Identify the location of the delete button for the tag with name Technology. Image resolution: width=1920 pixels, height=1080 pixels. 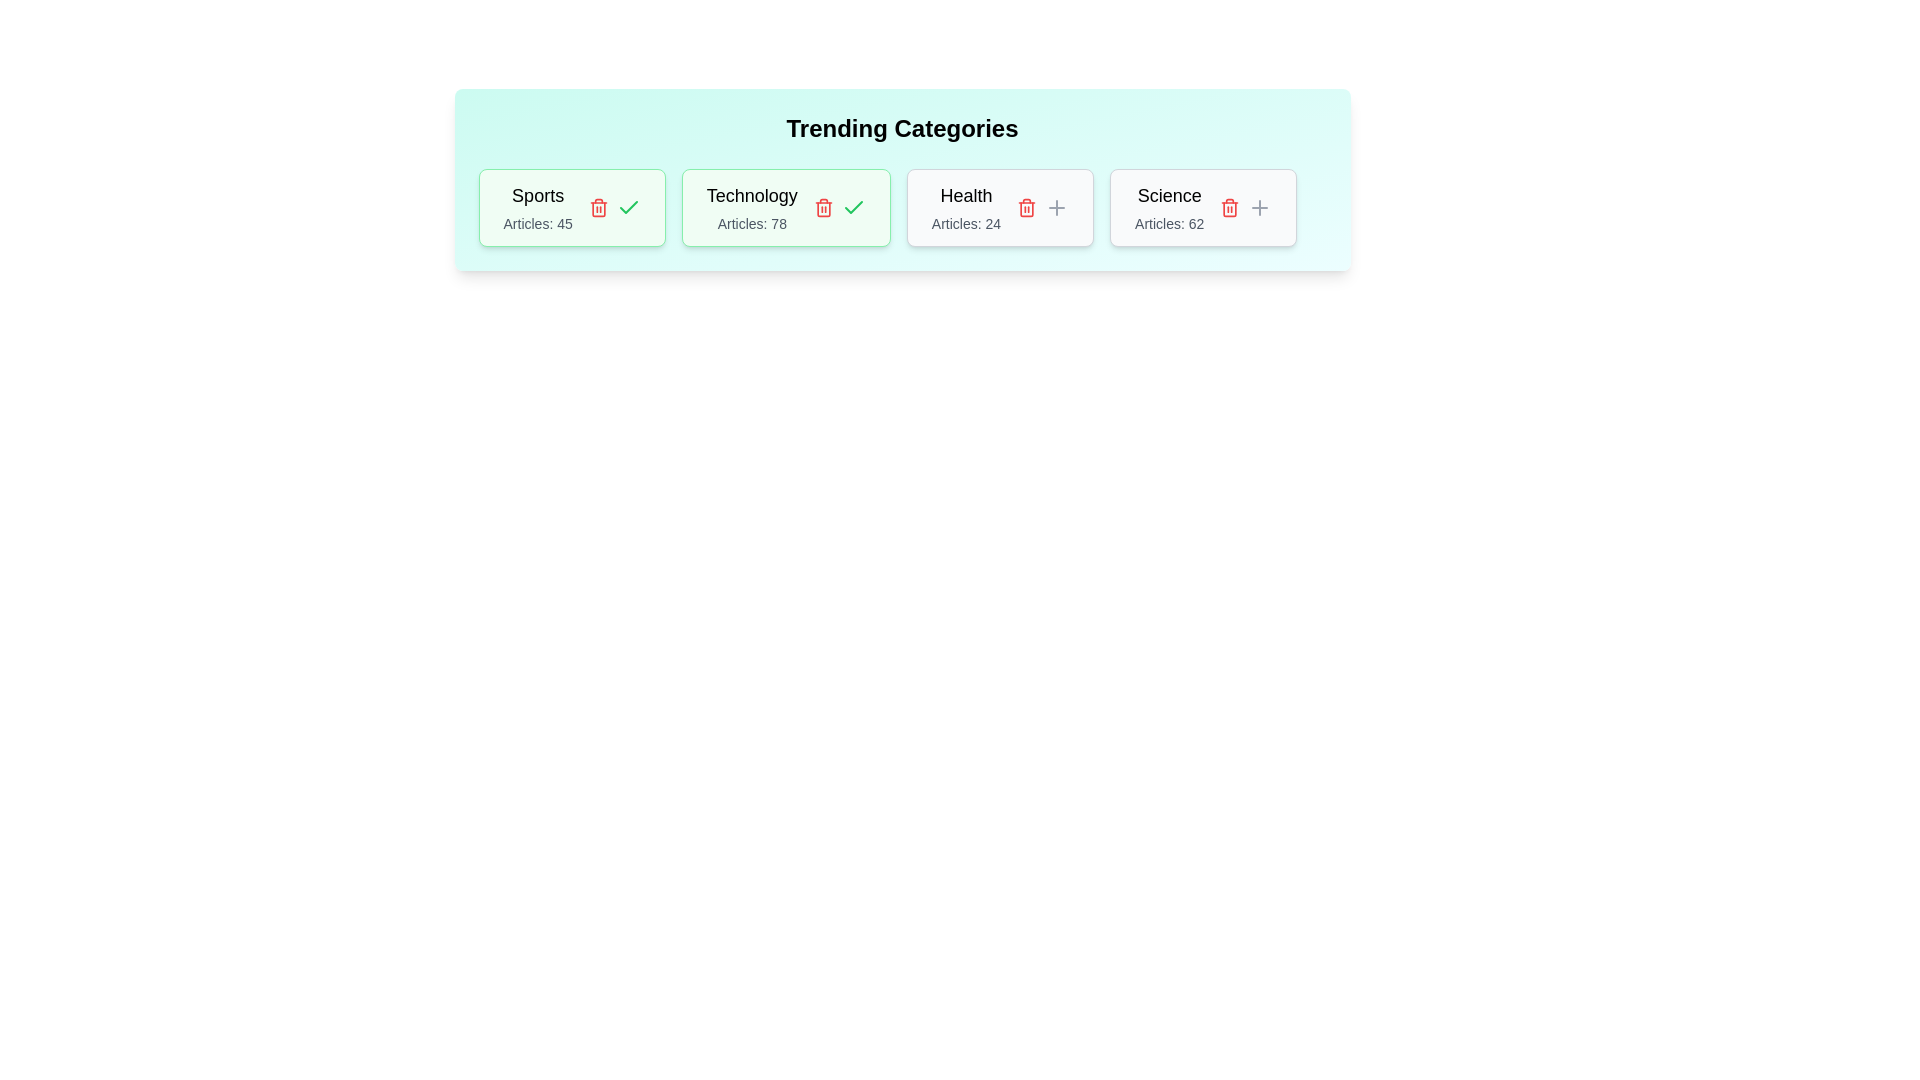
(823, 208).